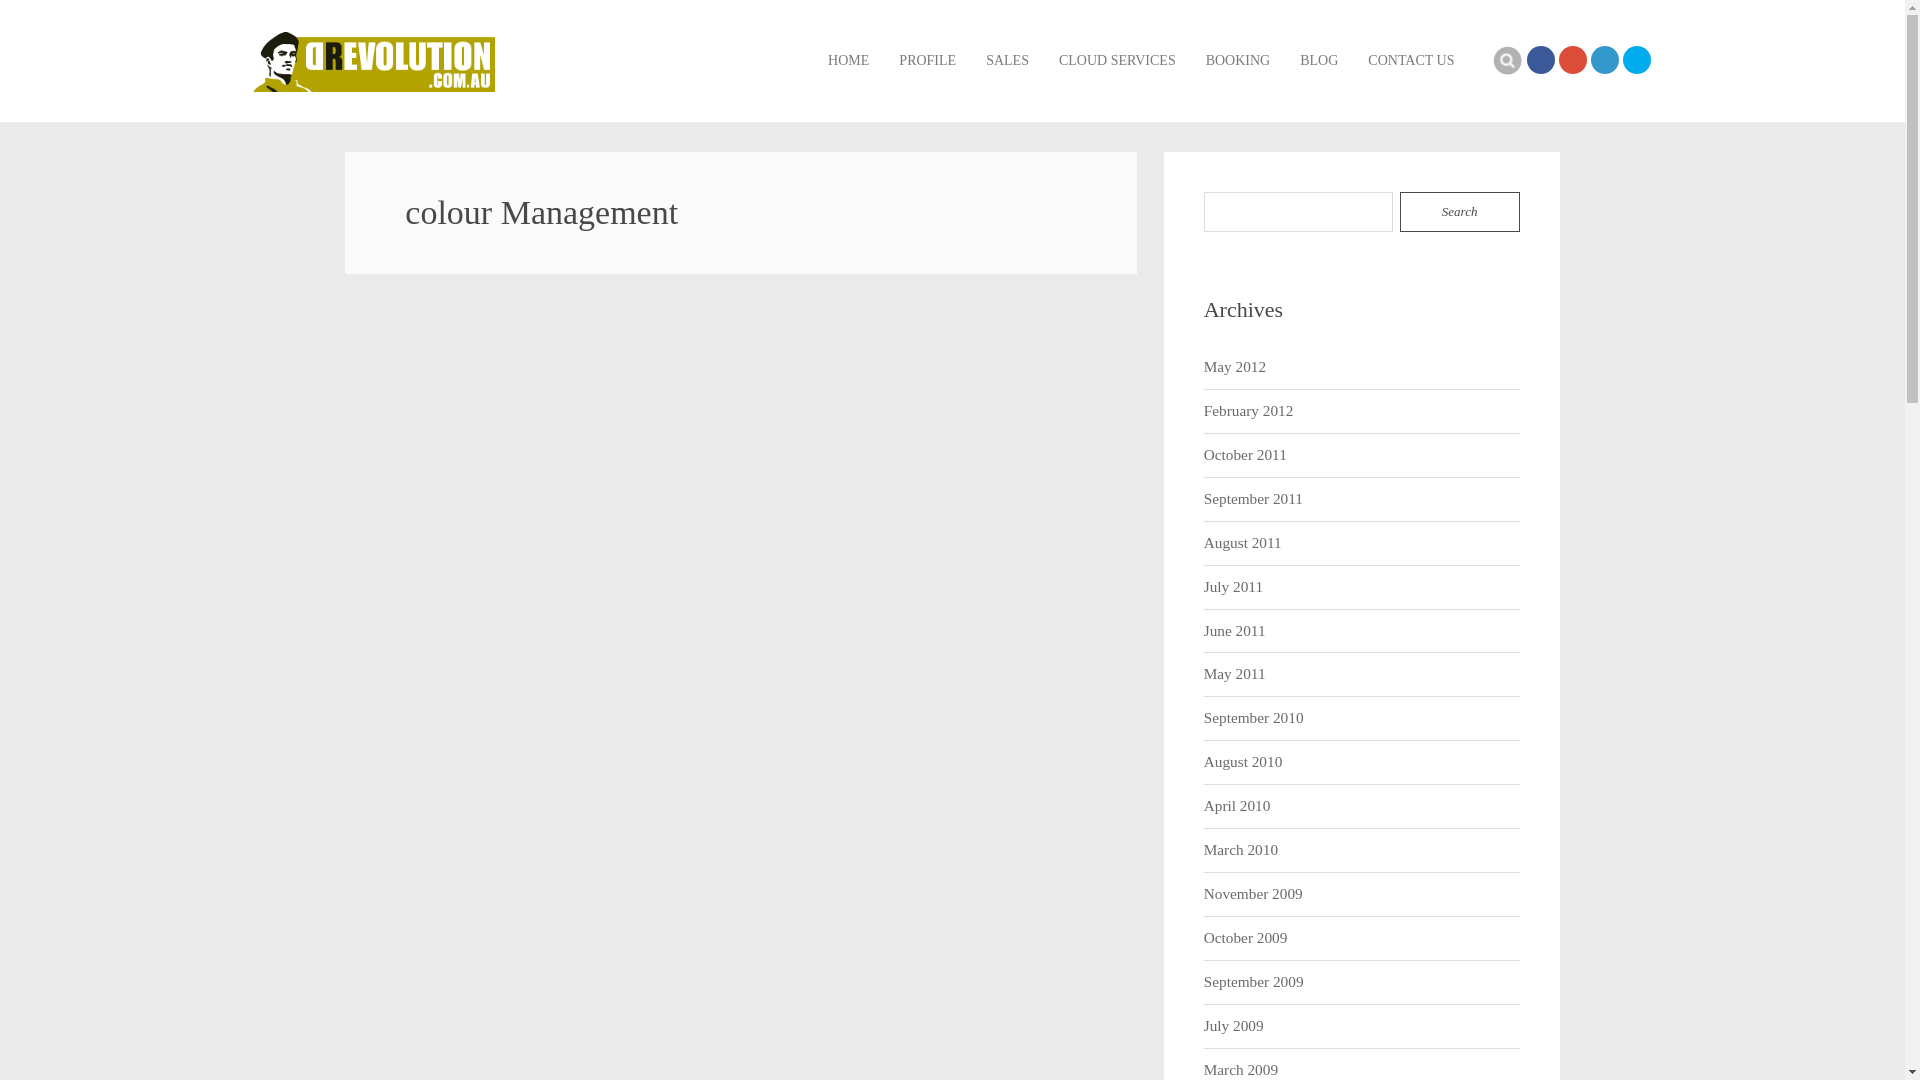  I want to click on 'September 2011', so click(1203, 498).